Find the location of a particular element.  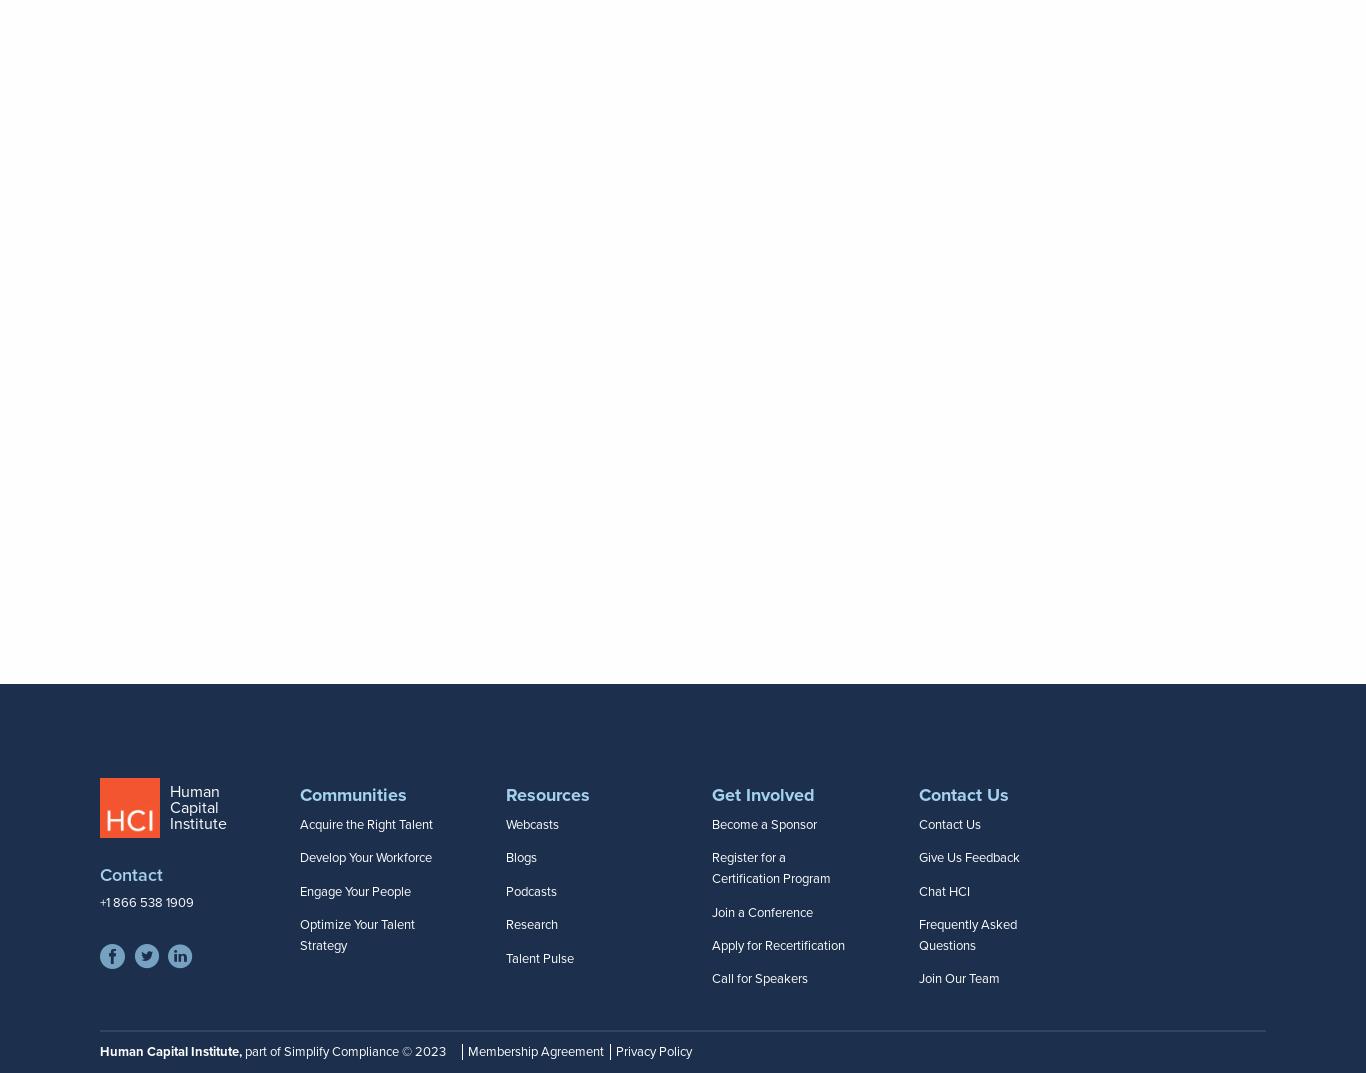

'Talent Pulse' is located at coordinates (539, 956).